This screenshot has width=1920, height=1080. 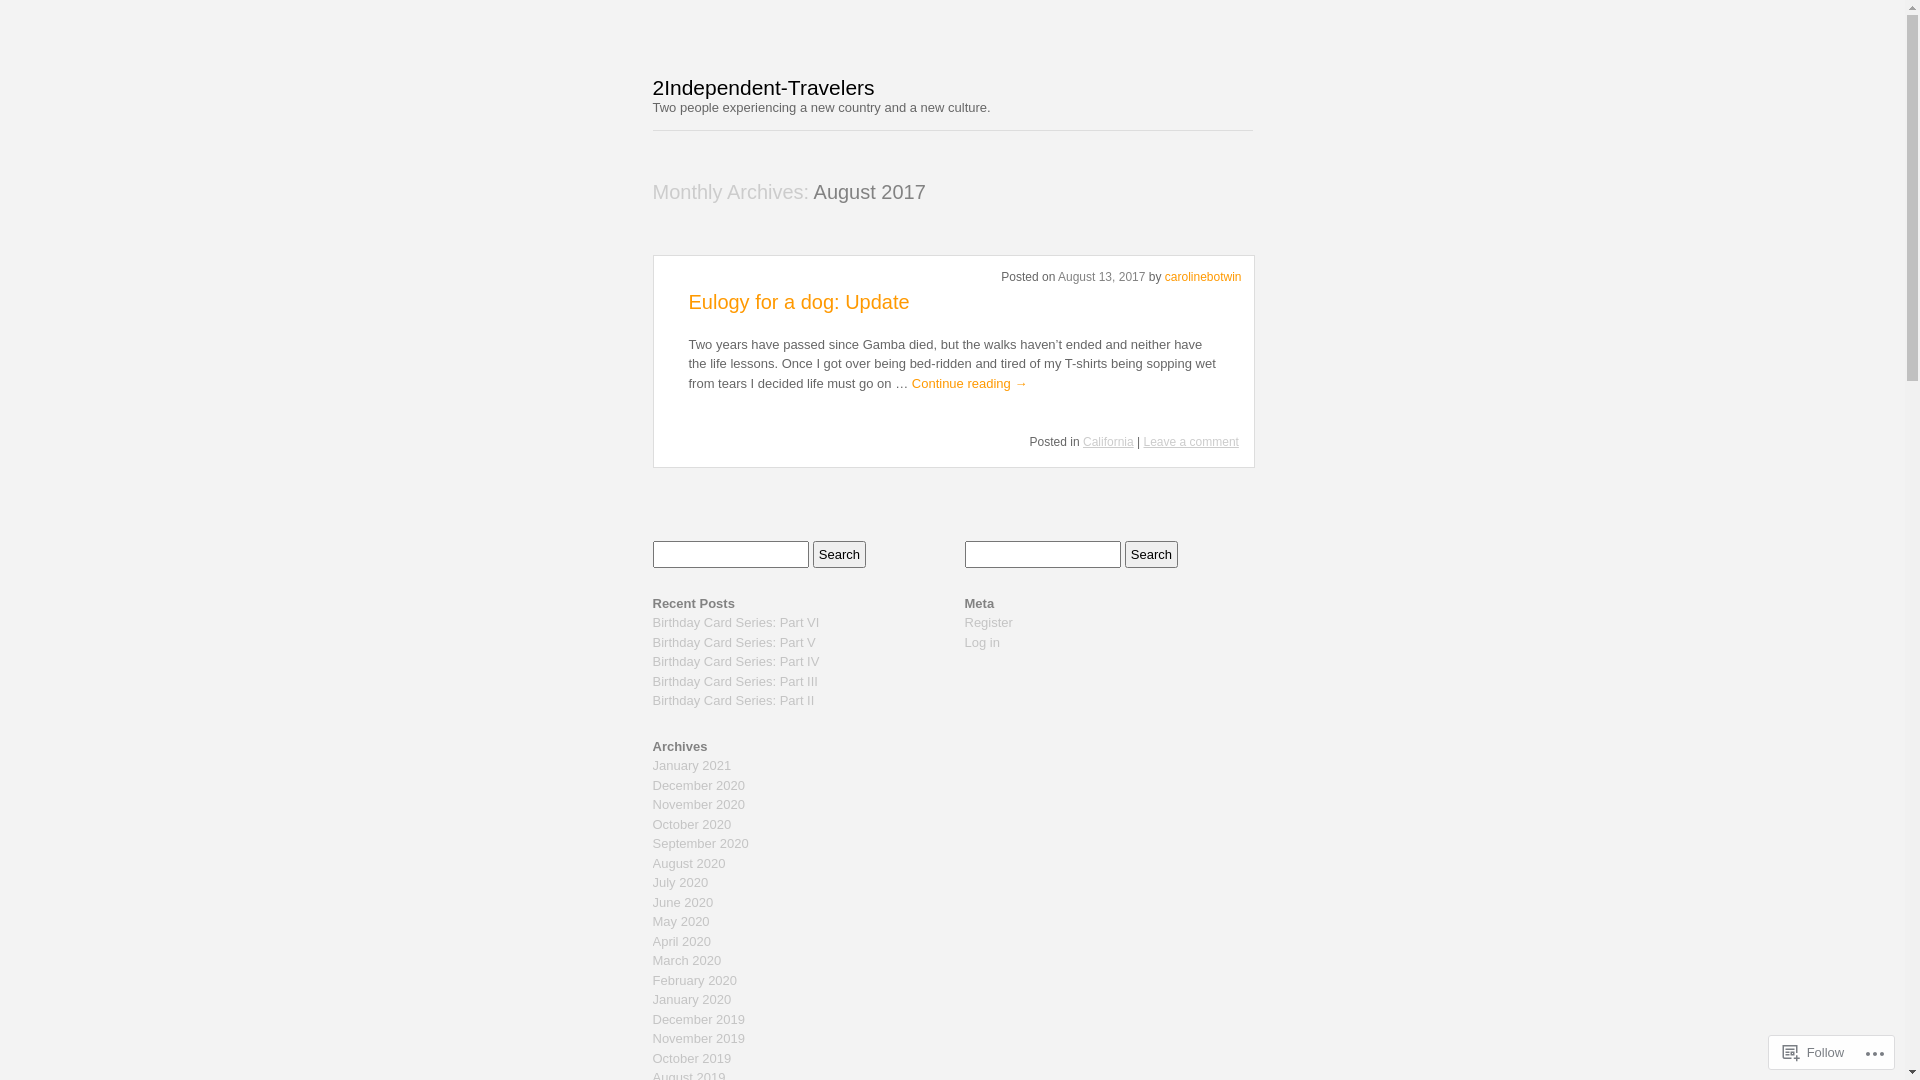 I want to click on 'Leave a comment', so click(x=1191, y=441).